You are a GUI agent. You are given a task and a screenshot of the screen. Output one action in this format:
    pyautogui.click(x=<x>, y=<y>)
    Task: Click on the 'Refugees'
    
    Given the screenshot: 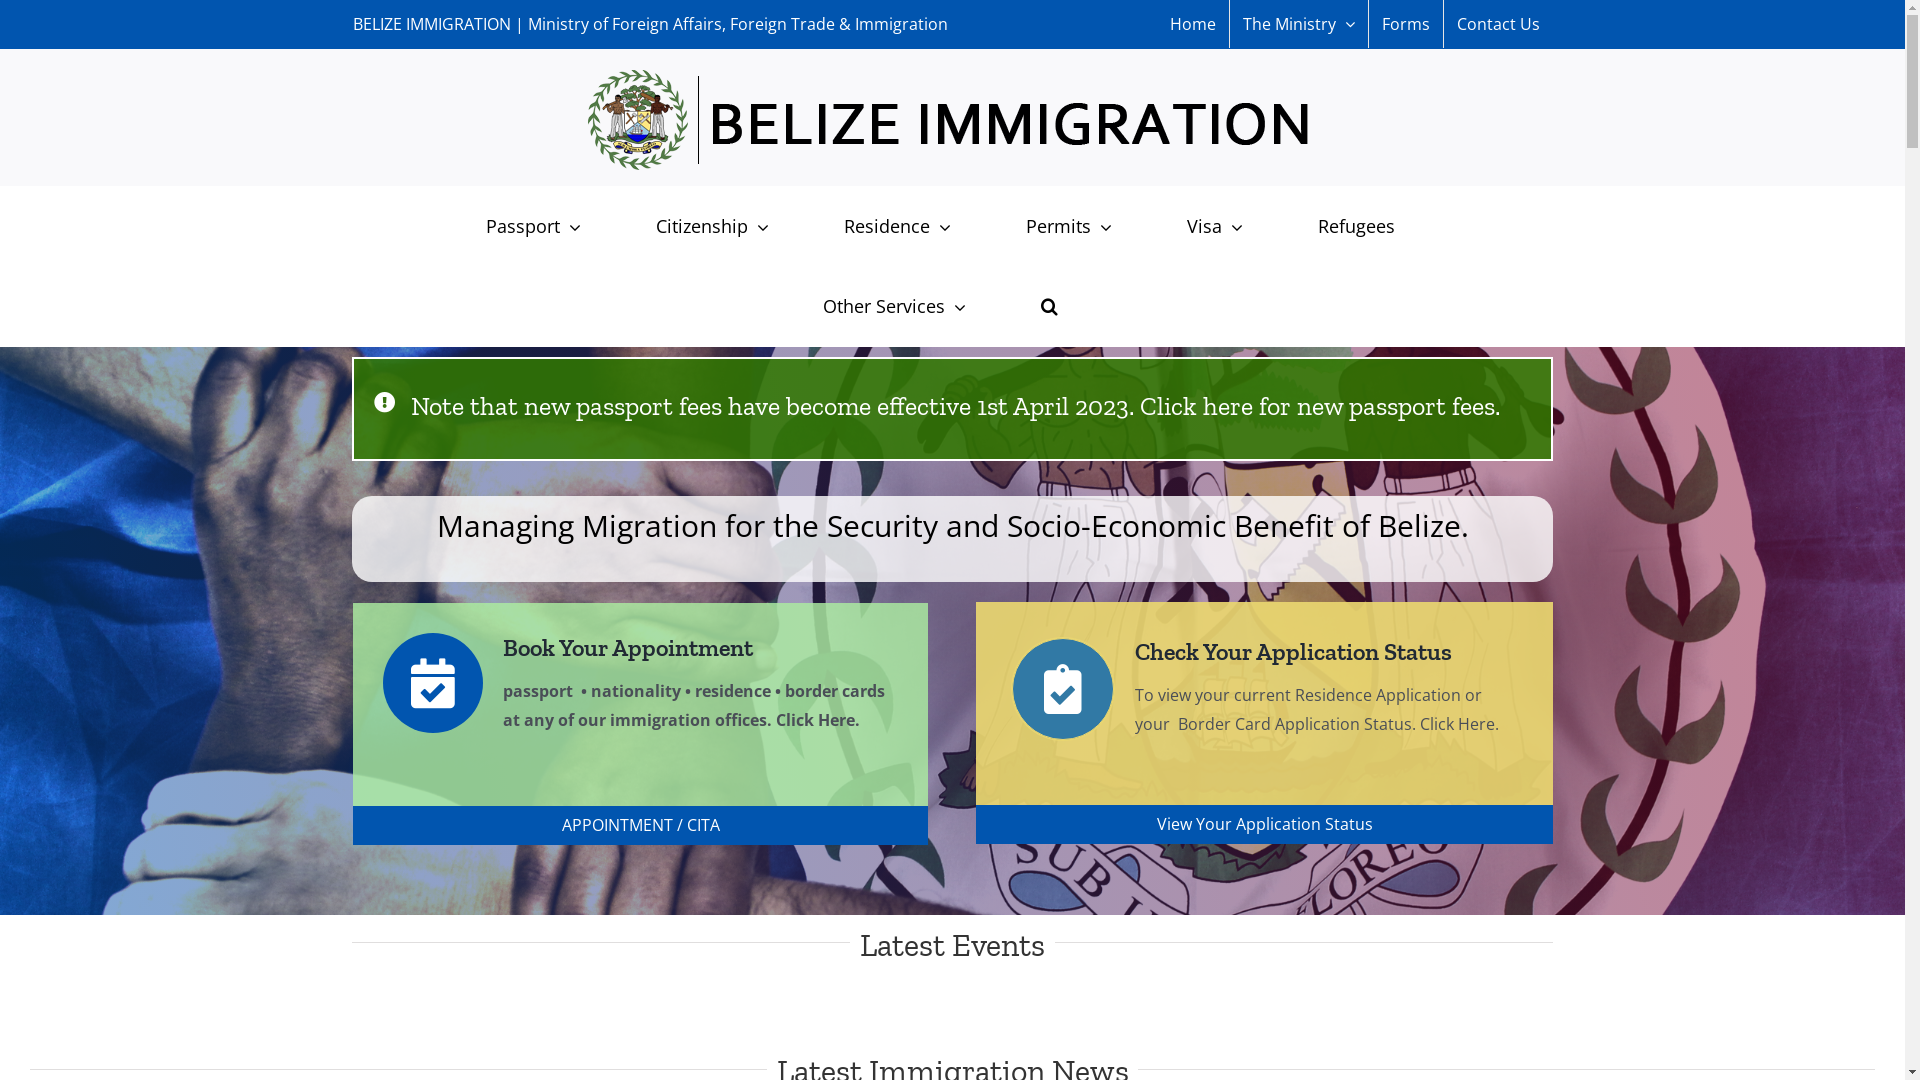 What is the action you would take?
    pyautogui.click(x=1355, y=225)
    